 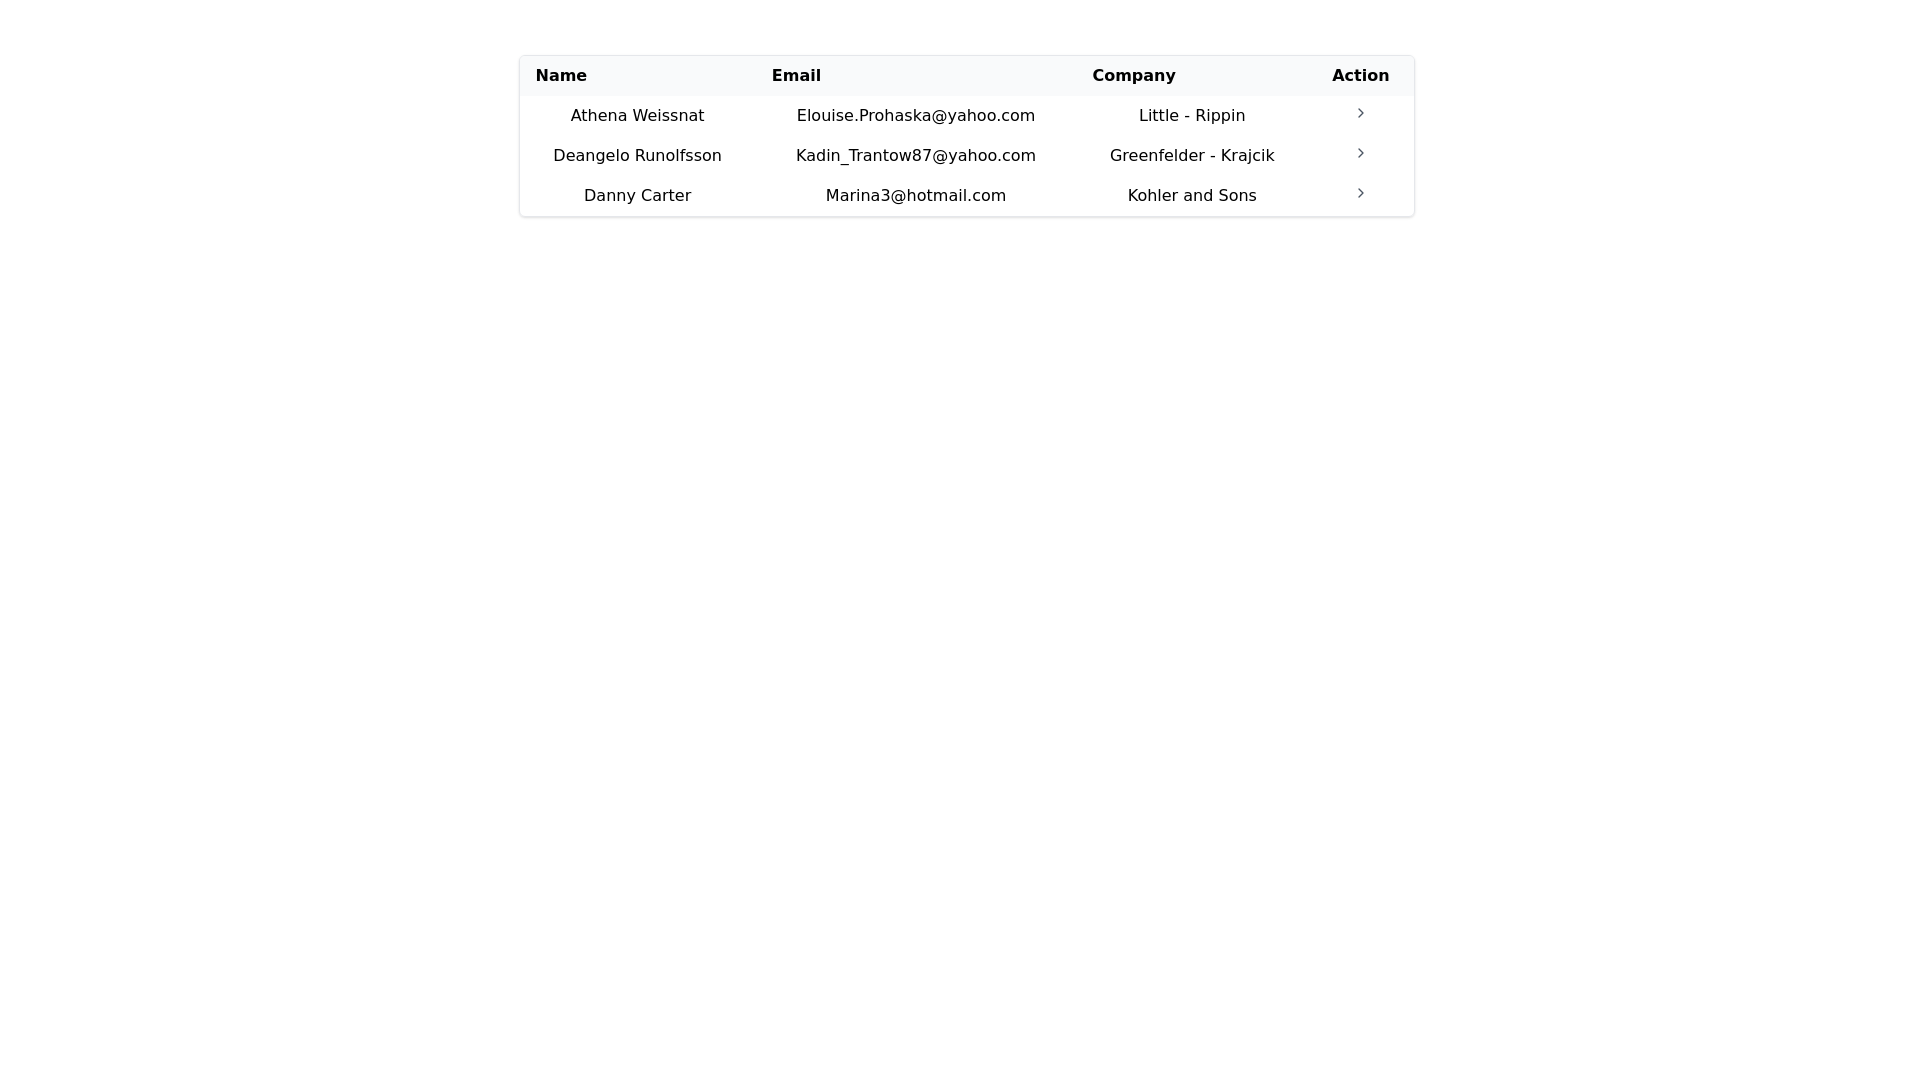 I want to click on the table cell containing the text 'Athena Weissnat' to interact with the row, so click(x=636, y=115).